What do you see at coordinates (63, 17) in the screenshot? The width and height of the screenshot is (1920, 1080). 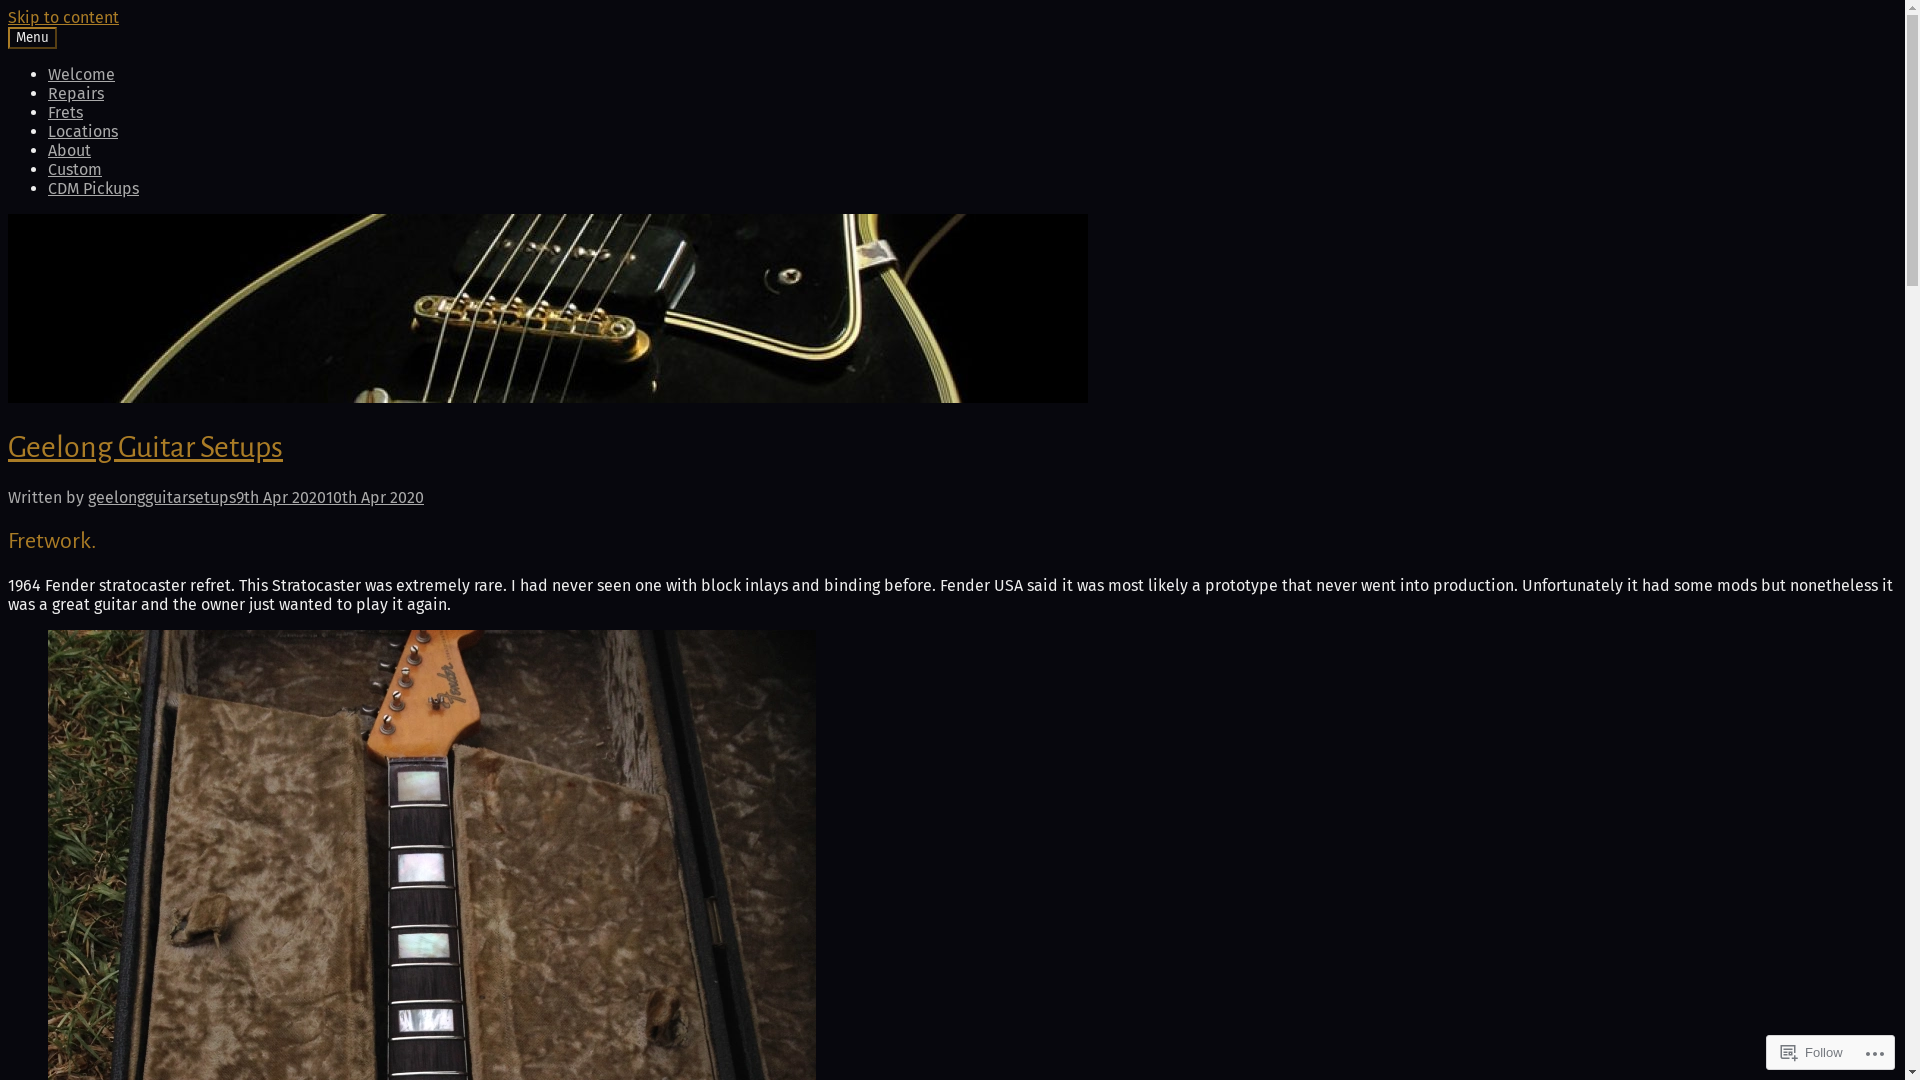 I see `'Skip to content'` at bounding box center [63, 17].